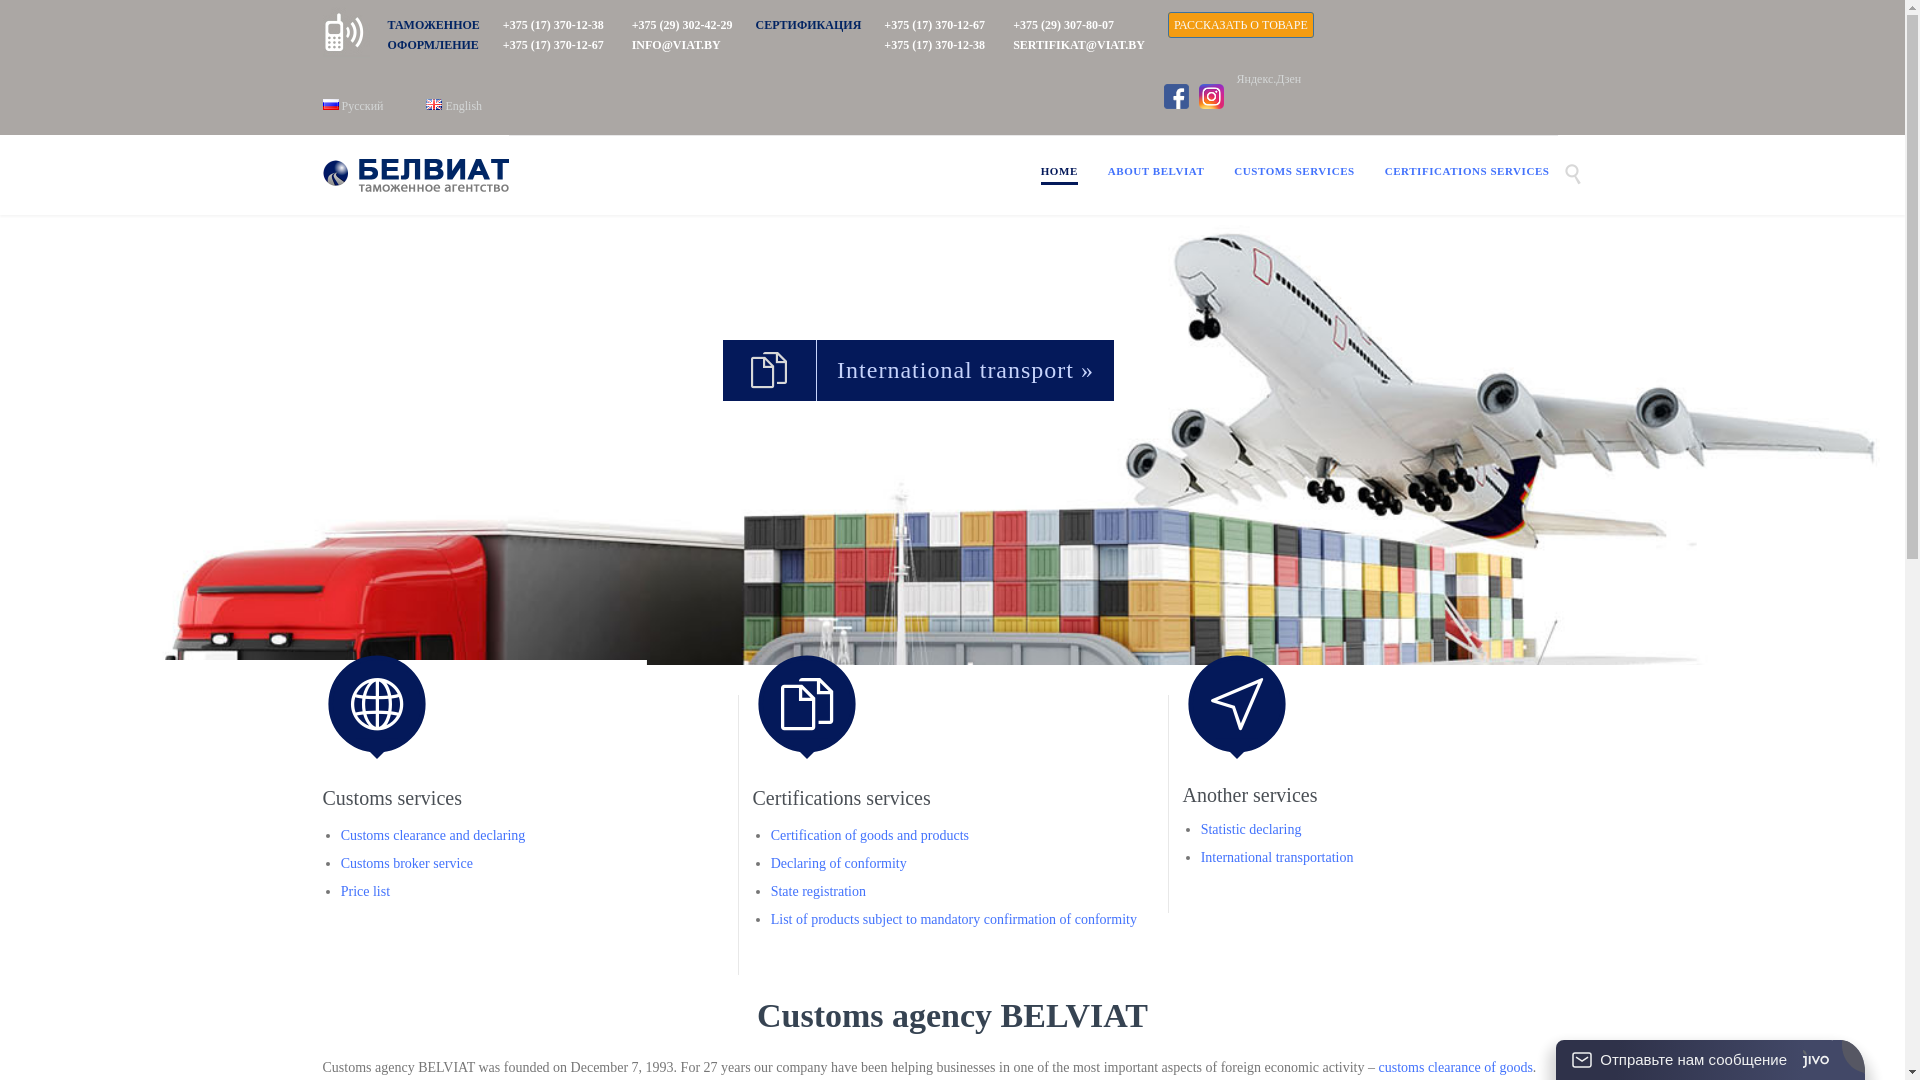  I want to click on 'State registration', so click(770, 890).